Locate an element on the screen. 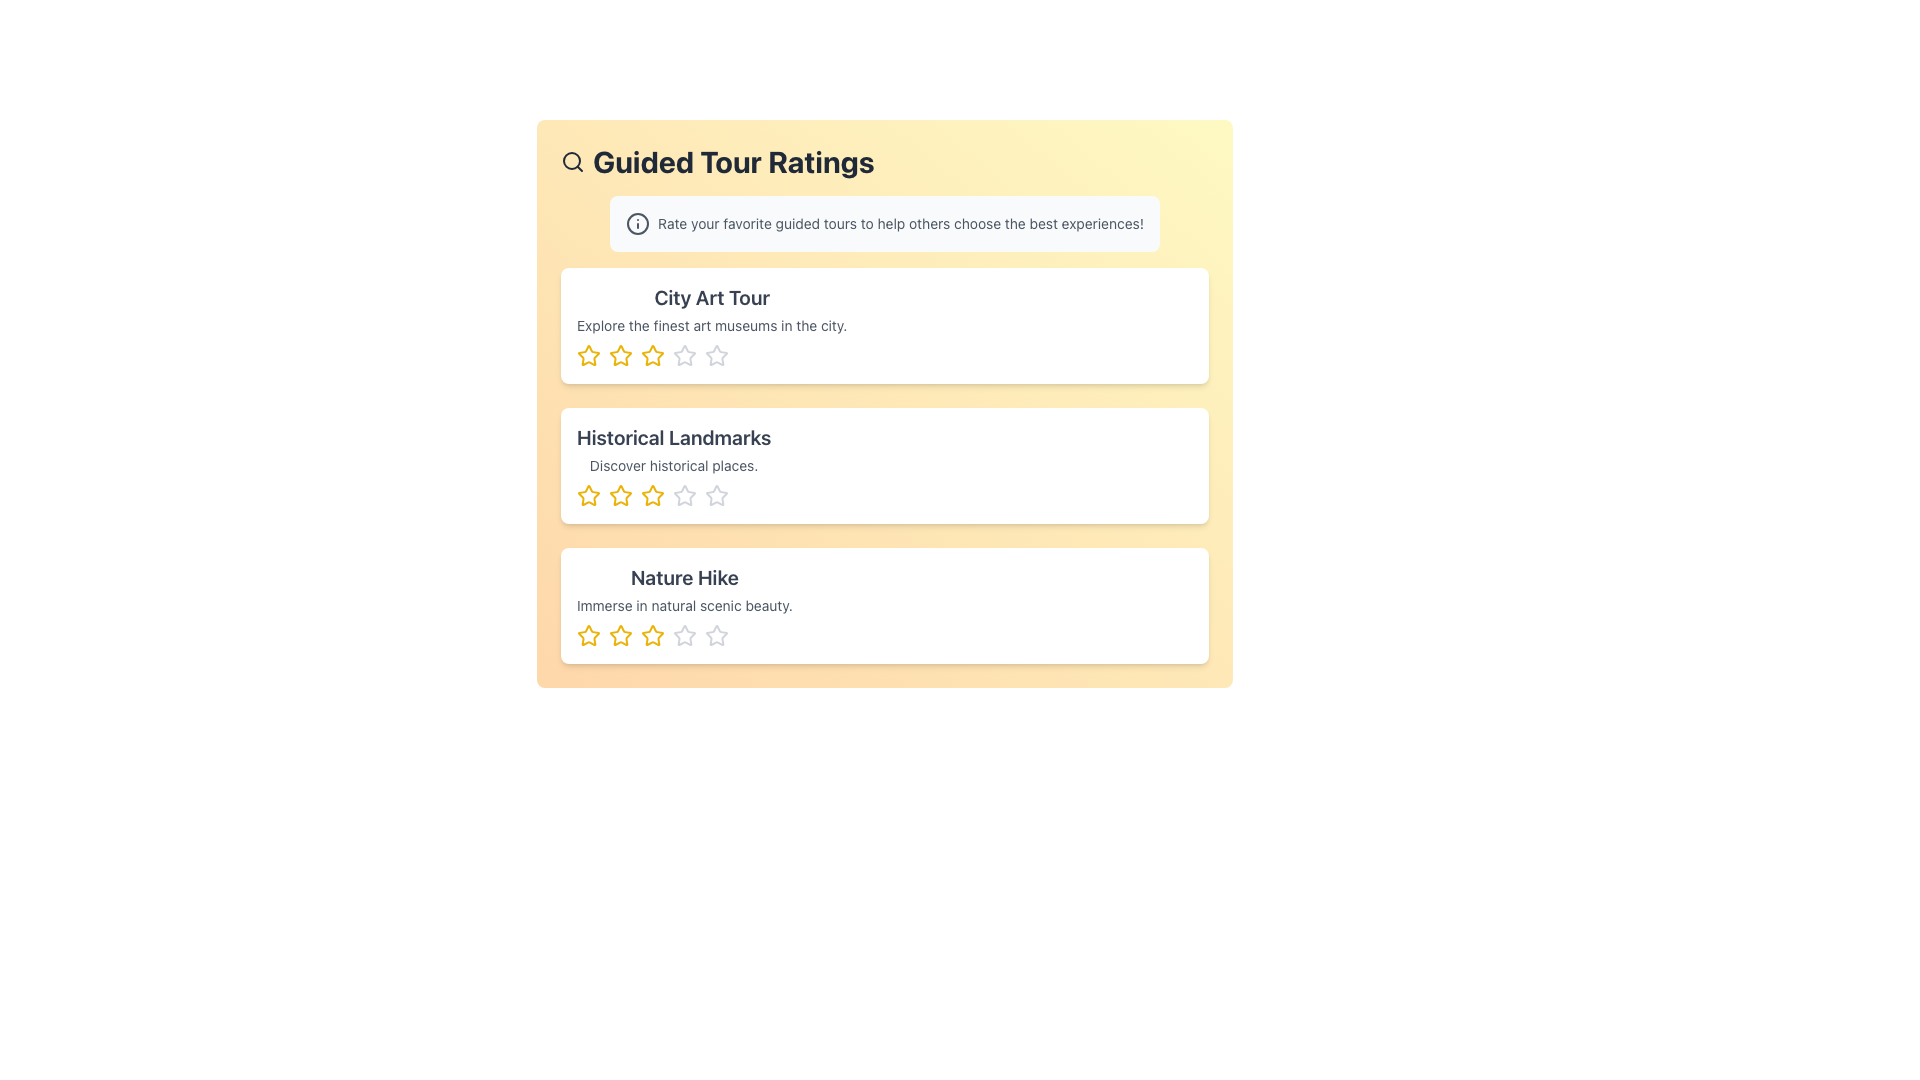 Image resolution: width=1920 pixels, height=1080 pixels. the fifth star in the rating row of the 'Nature Hike' section is located at coordinates (716, 635).